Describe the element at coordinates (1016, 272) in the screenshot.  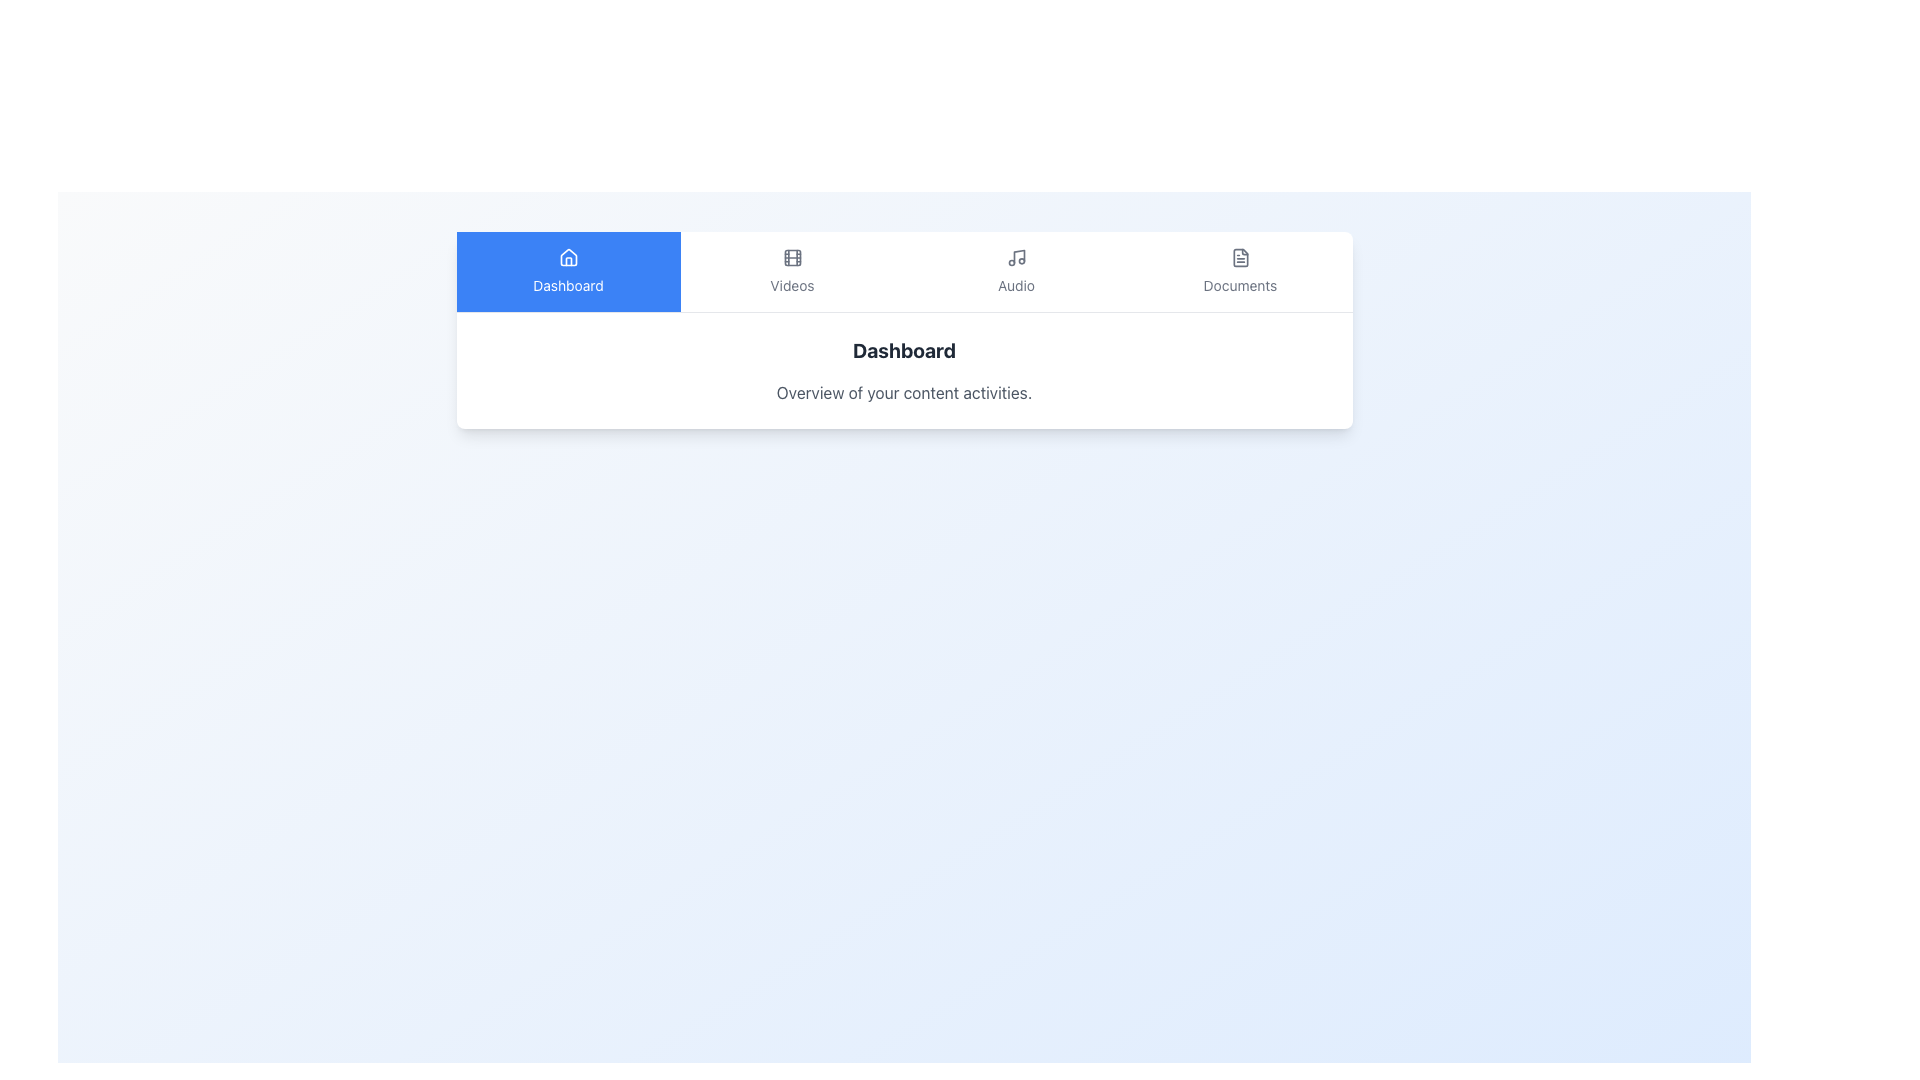
I see `the 'Audio' tab icon, which serves as a visual indicator for the Audio section located in the middle of the horizontal tab menu between 'Videos' and 'Documents'` at that location.